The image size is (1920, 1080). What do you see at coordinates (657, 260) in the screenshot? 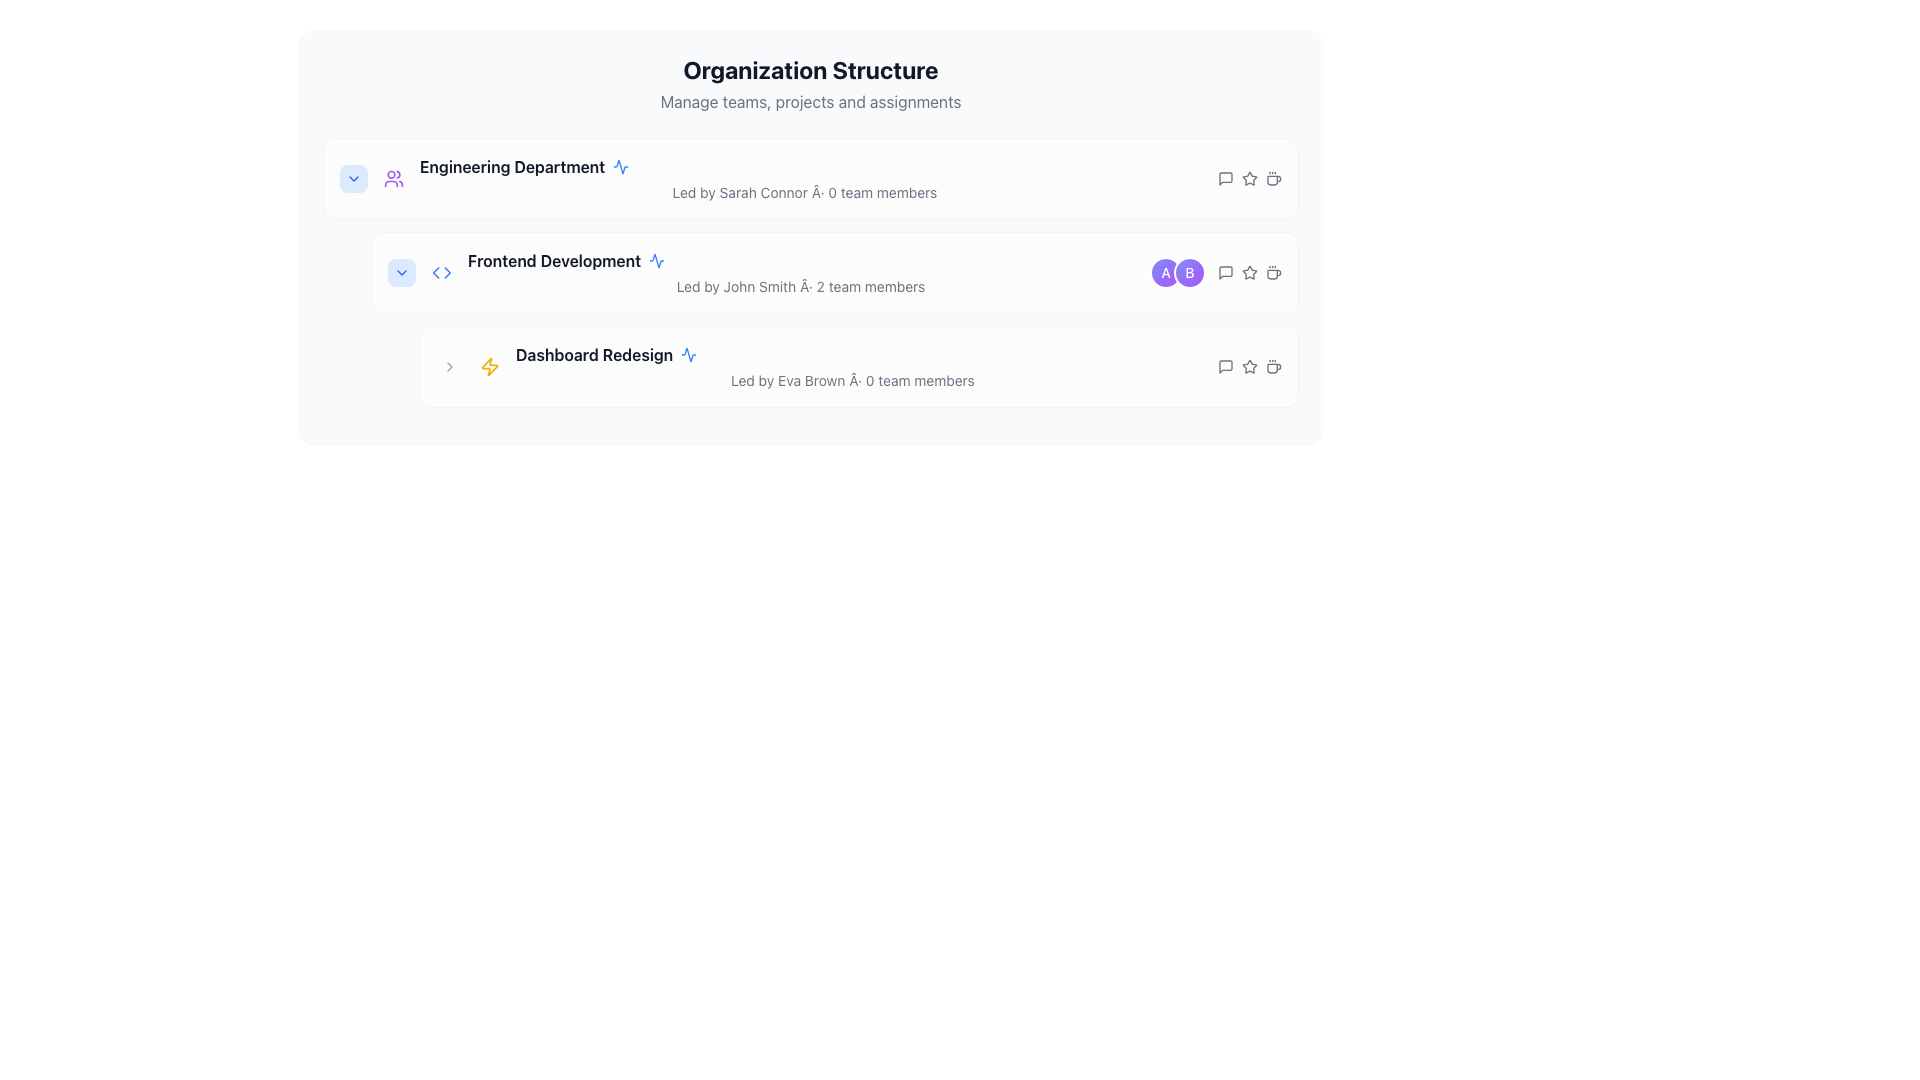
I see `the compact blue icon associated with the 'Frontend Development' entry in the hierarchical list view` at bounding box center [657, 260].